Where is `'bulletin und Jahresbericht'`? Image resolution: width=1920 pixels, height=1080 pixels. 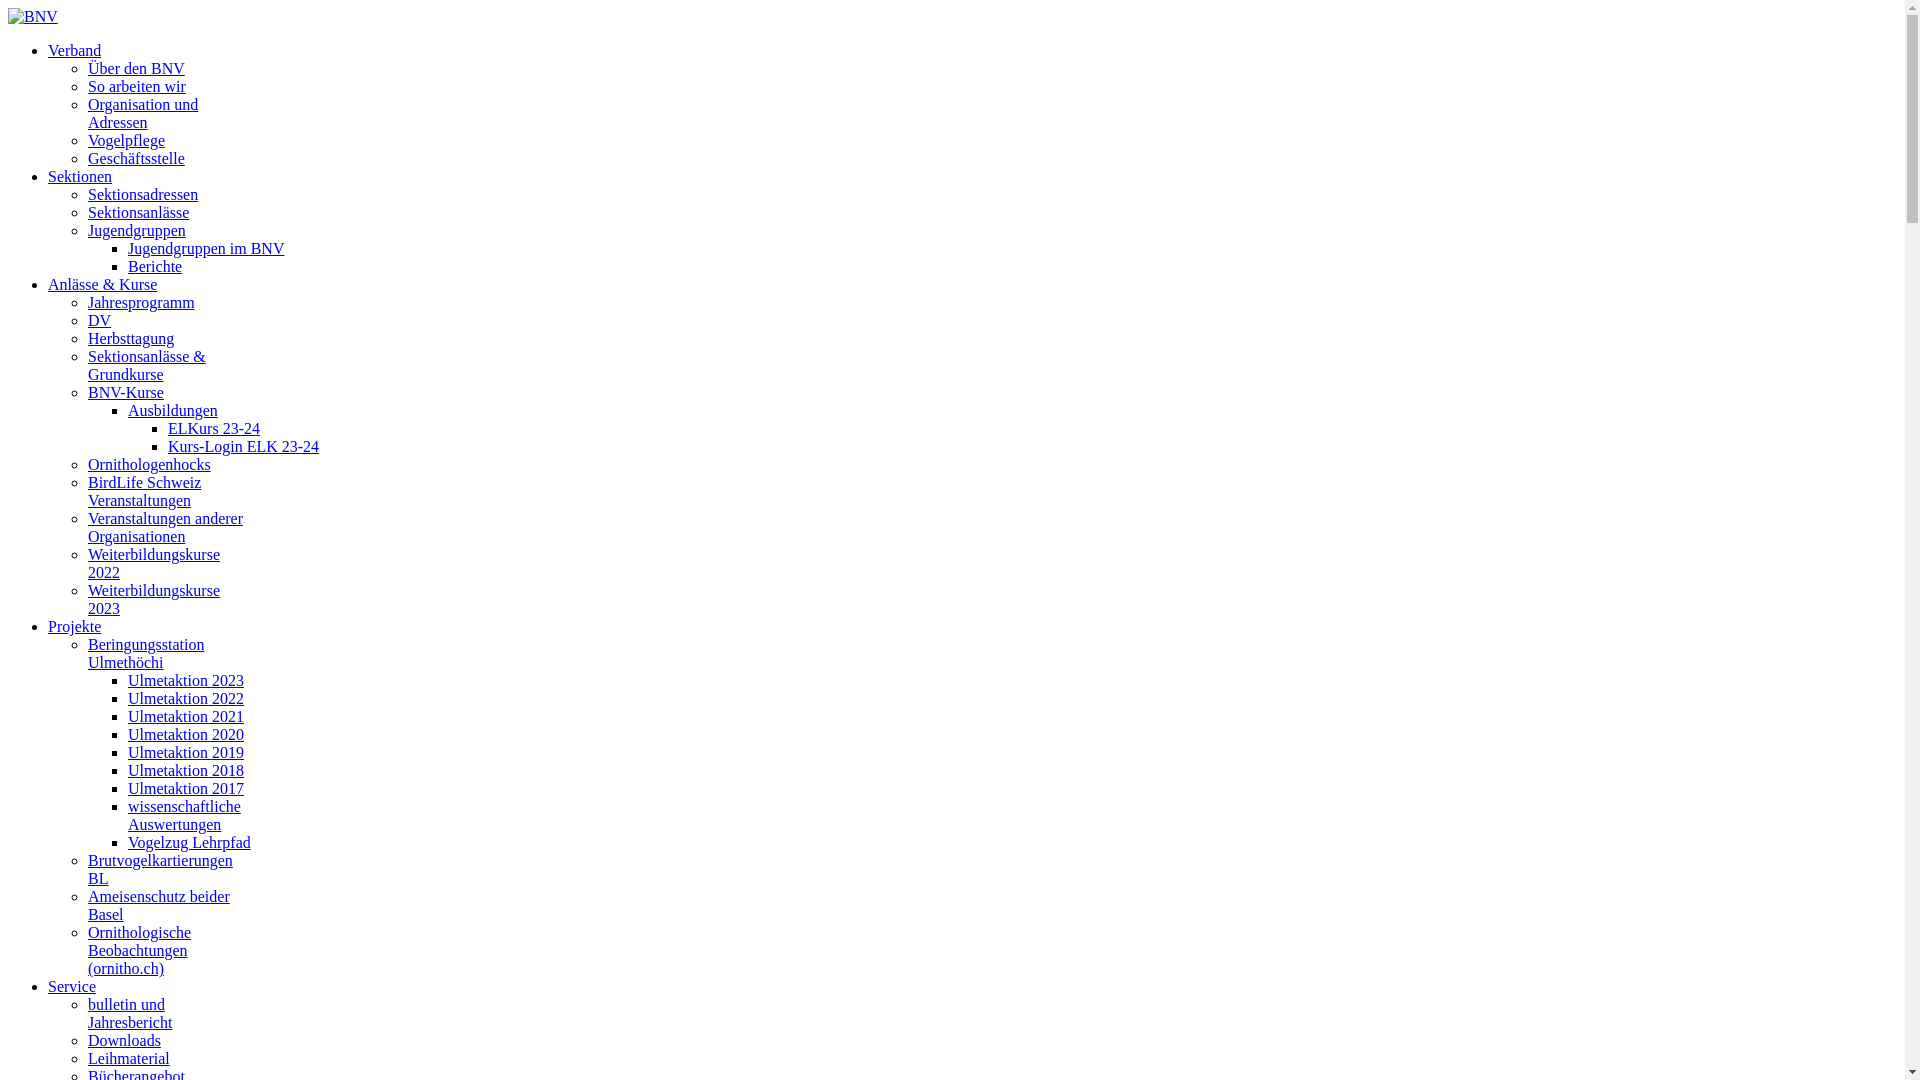 'bulletin und Jahresbericht' is located at coordinates (128, 1013).